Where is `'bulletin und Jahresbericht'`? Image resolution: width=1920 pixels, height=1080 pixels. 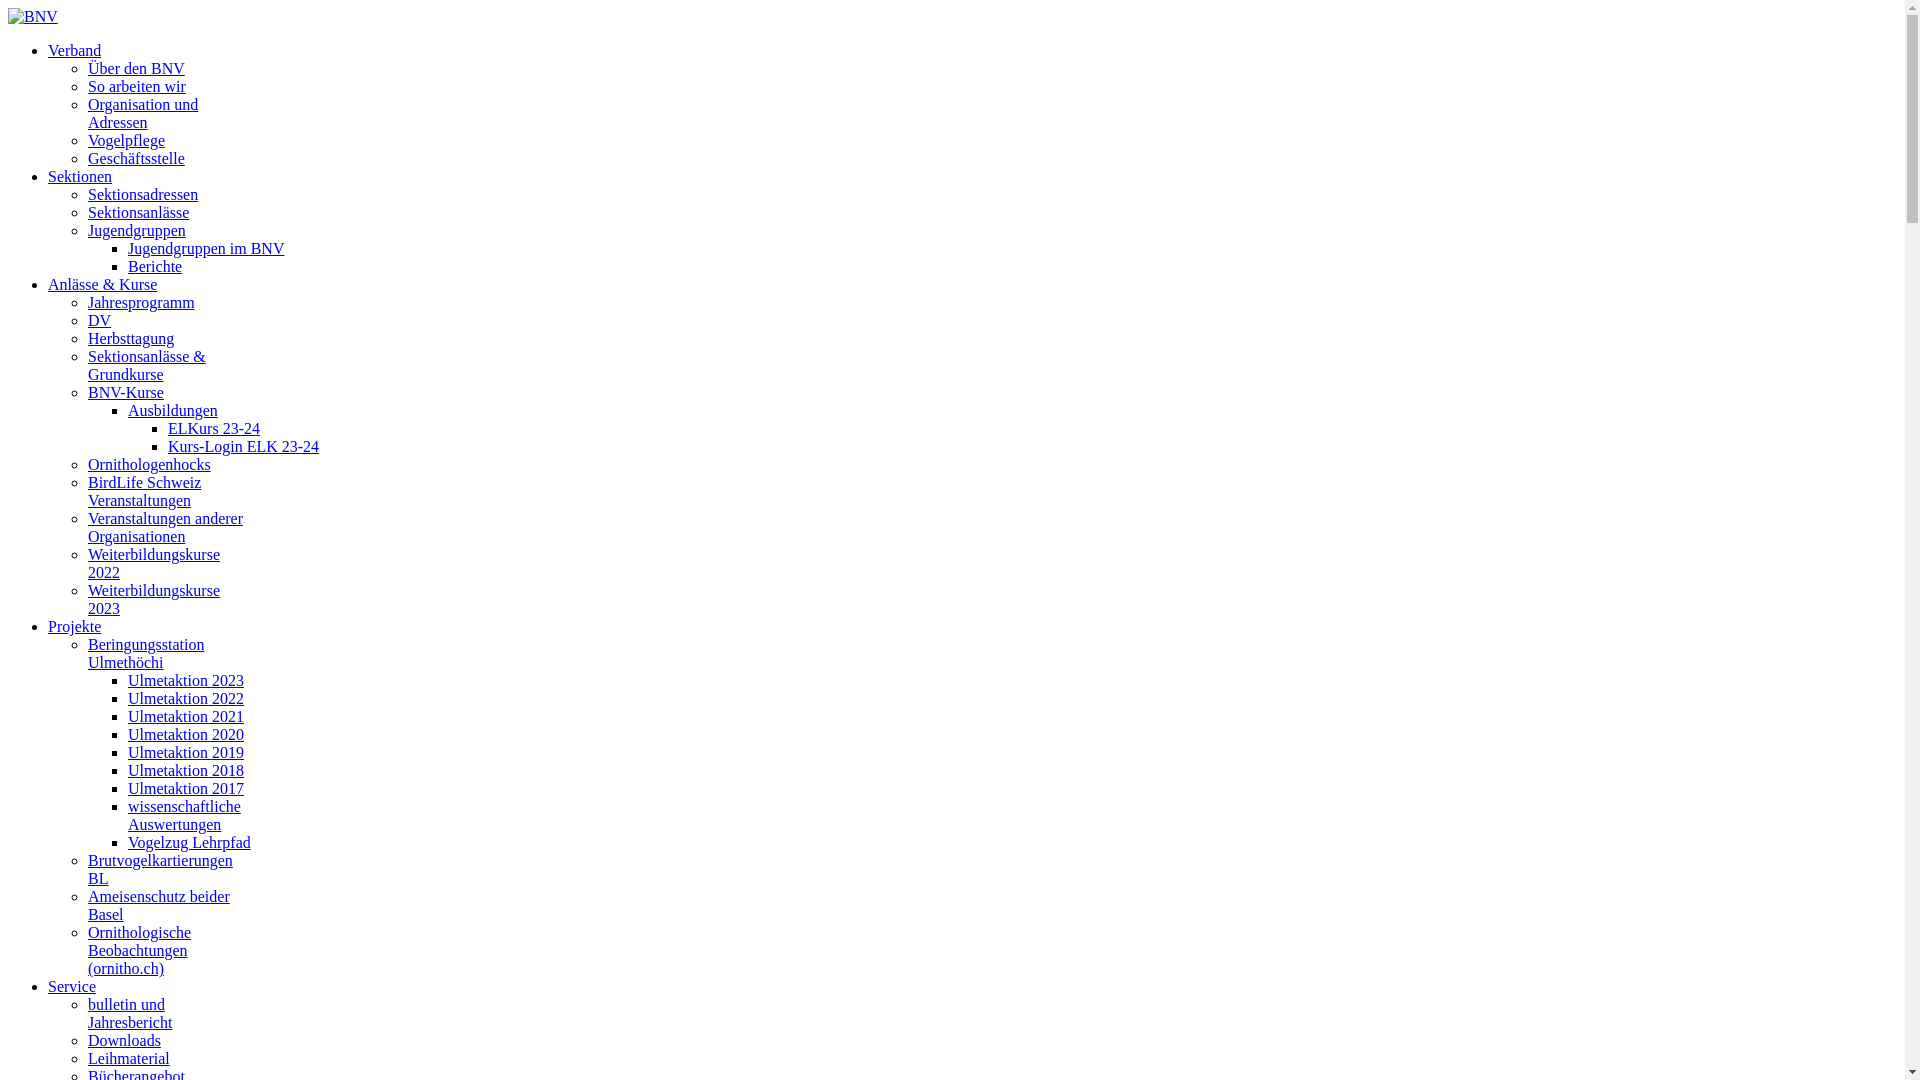 'bulletin und Jahresbericht' is located at coordinates (128, 1013).